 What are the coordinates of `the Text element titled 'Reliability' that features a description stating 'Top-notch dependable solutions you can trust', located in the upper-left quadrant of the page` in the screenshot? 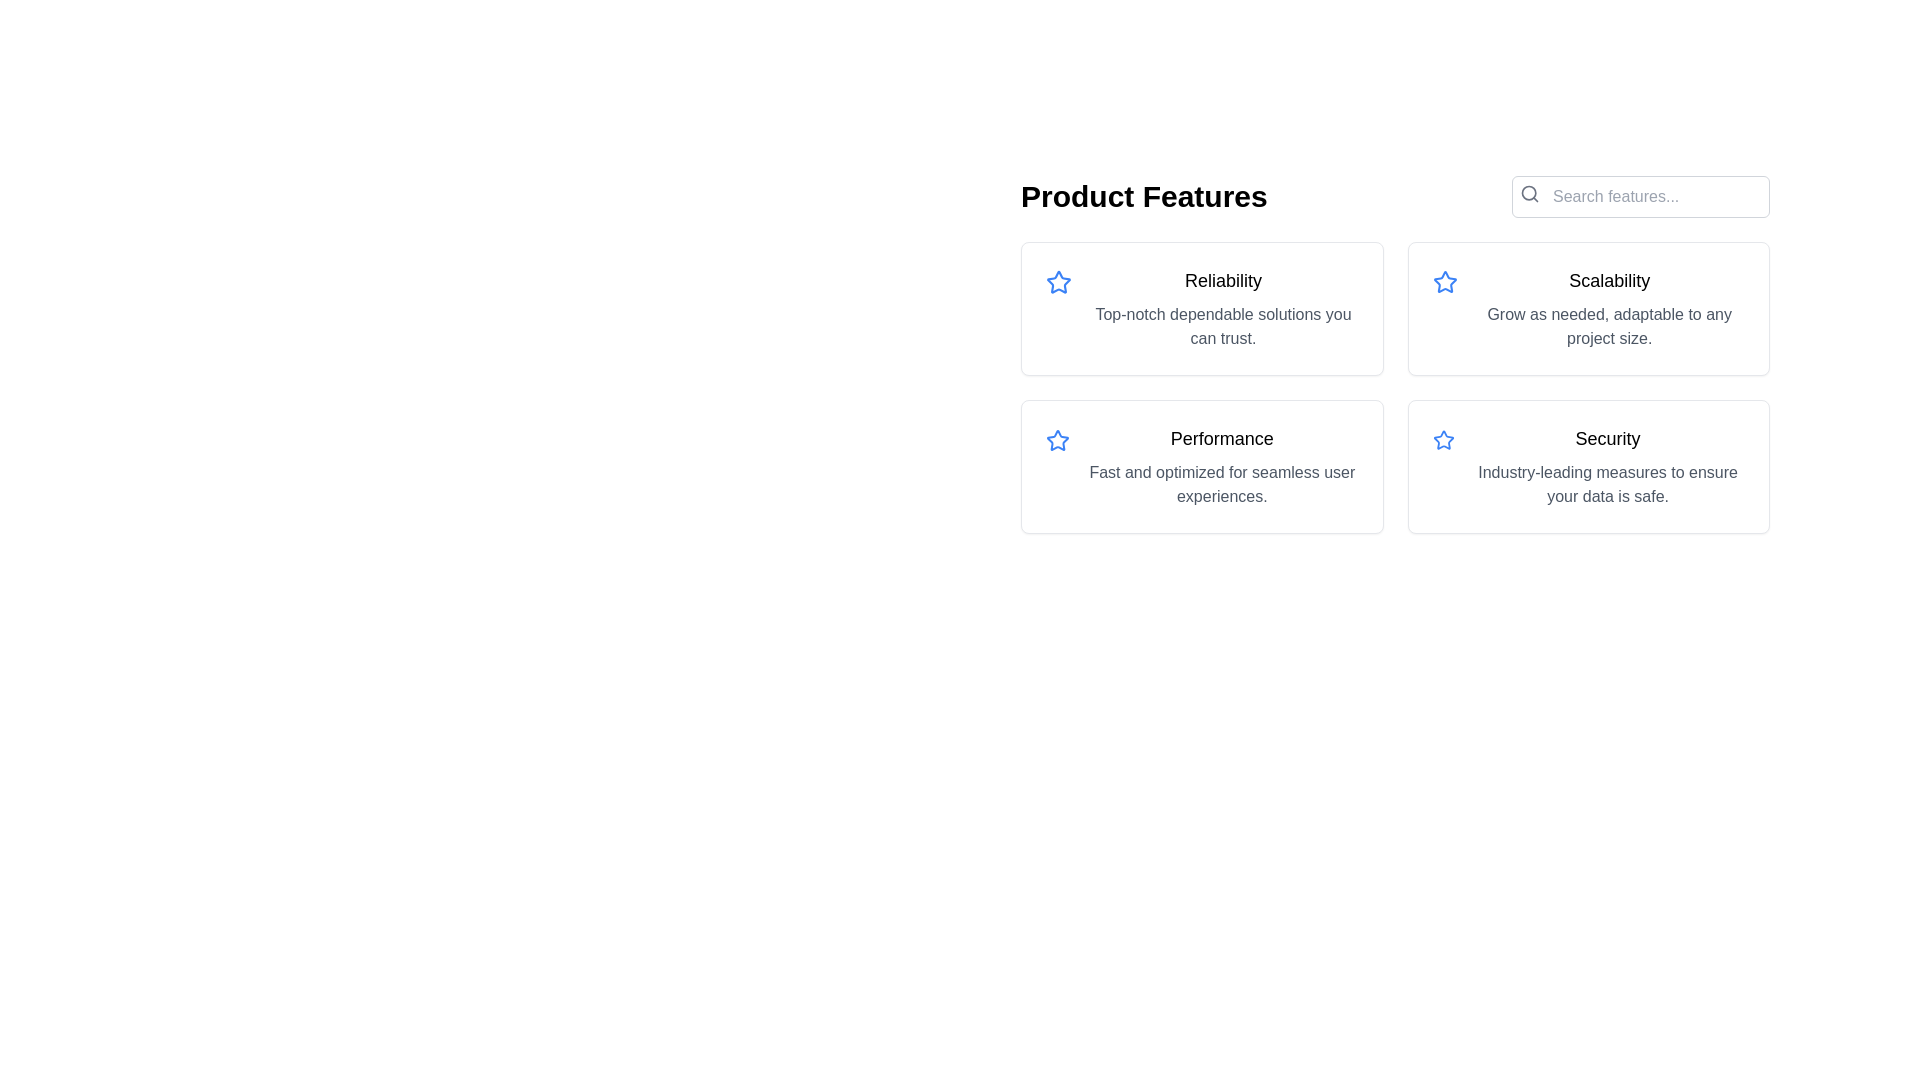 It's located at (1222, 308).